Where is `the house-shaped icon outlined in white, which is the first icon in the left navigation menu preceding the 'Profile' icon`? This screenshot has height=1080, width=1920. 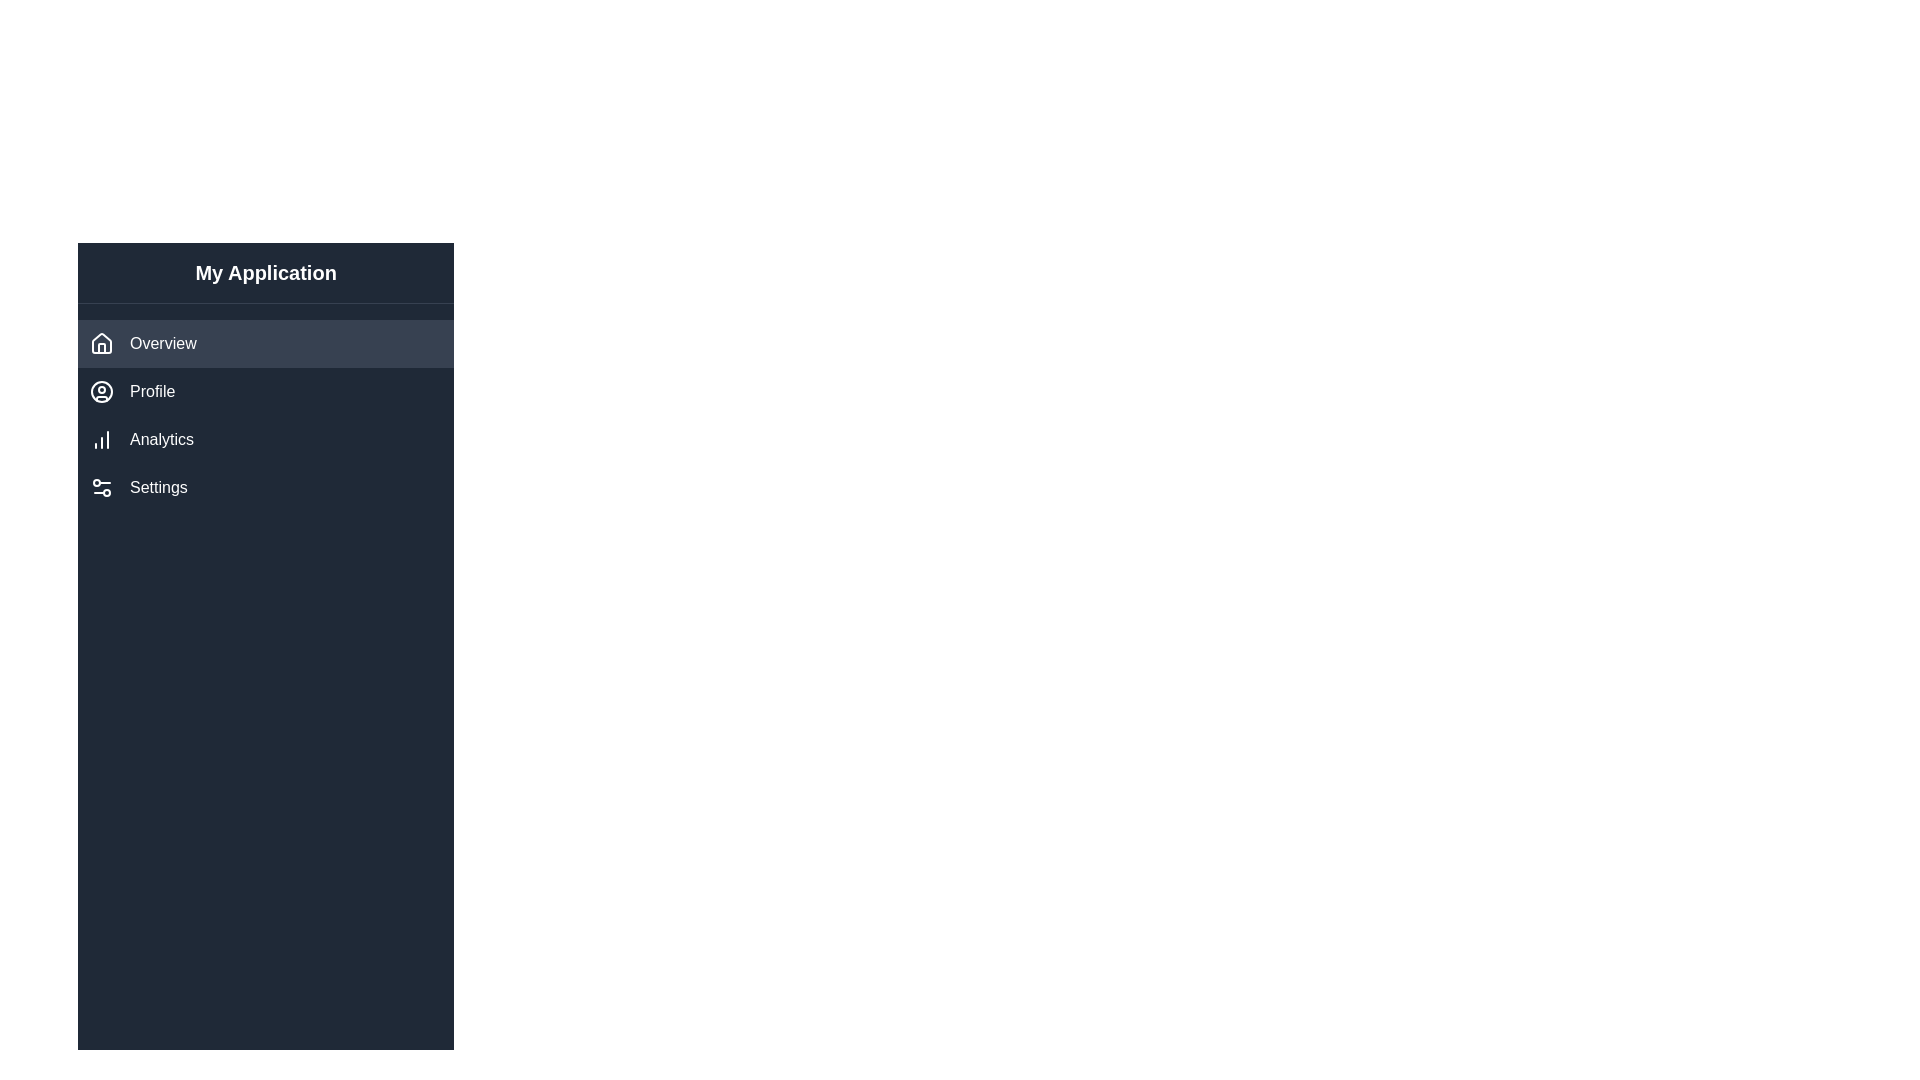 the house-shaped icon outlined in white, which is the first icon in the left navigation menu preceding the 'Profile' icon is located at coordinates (100, 342).